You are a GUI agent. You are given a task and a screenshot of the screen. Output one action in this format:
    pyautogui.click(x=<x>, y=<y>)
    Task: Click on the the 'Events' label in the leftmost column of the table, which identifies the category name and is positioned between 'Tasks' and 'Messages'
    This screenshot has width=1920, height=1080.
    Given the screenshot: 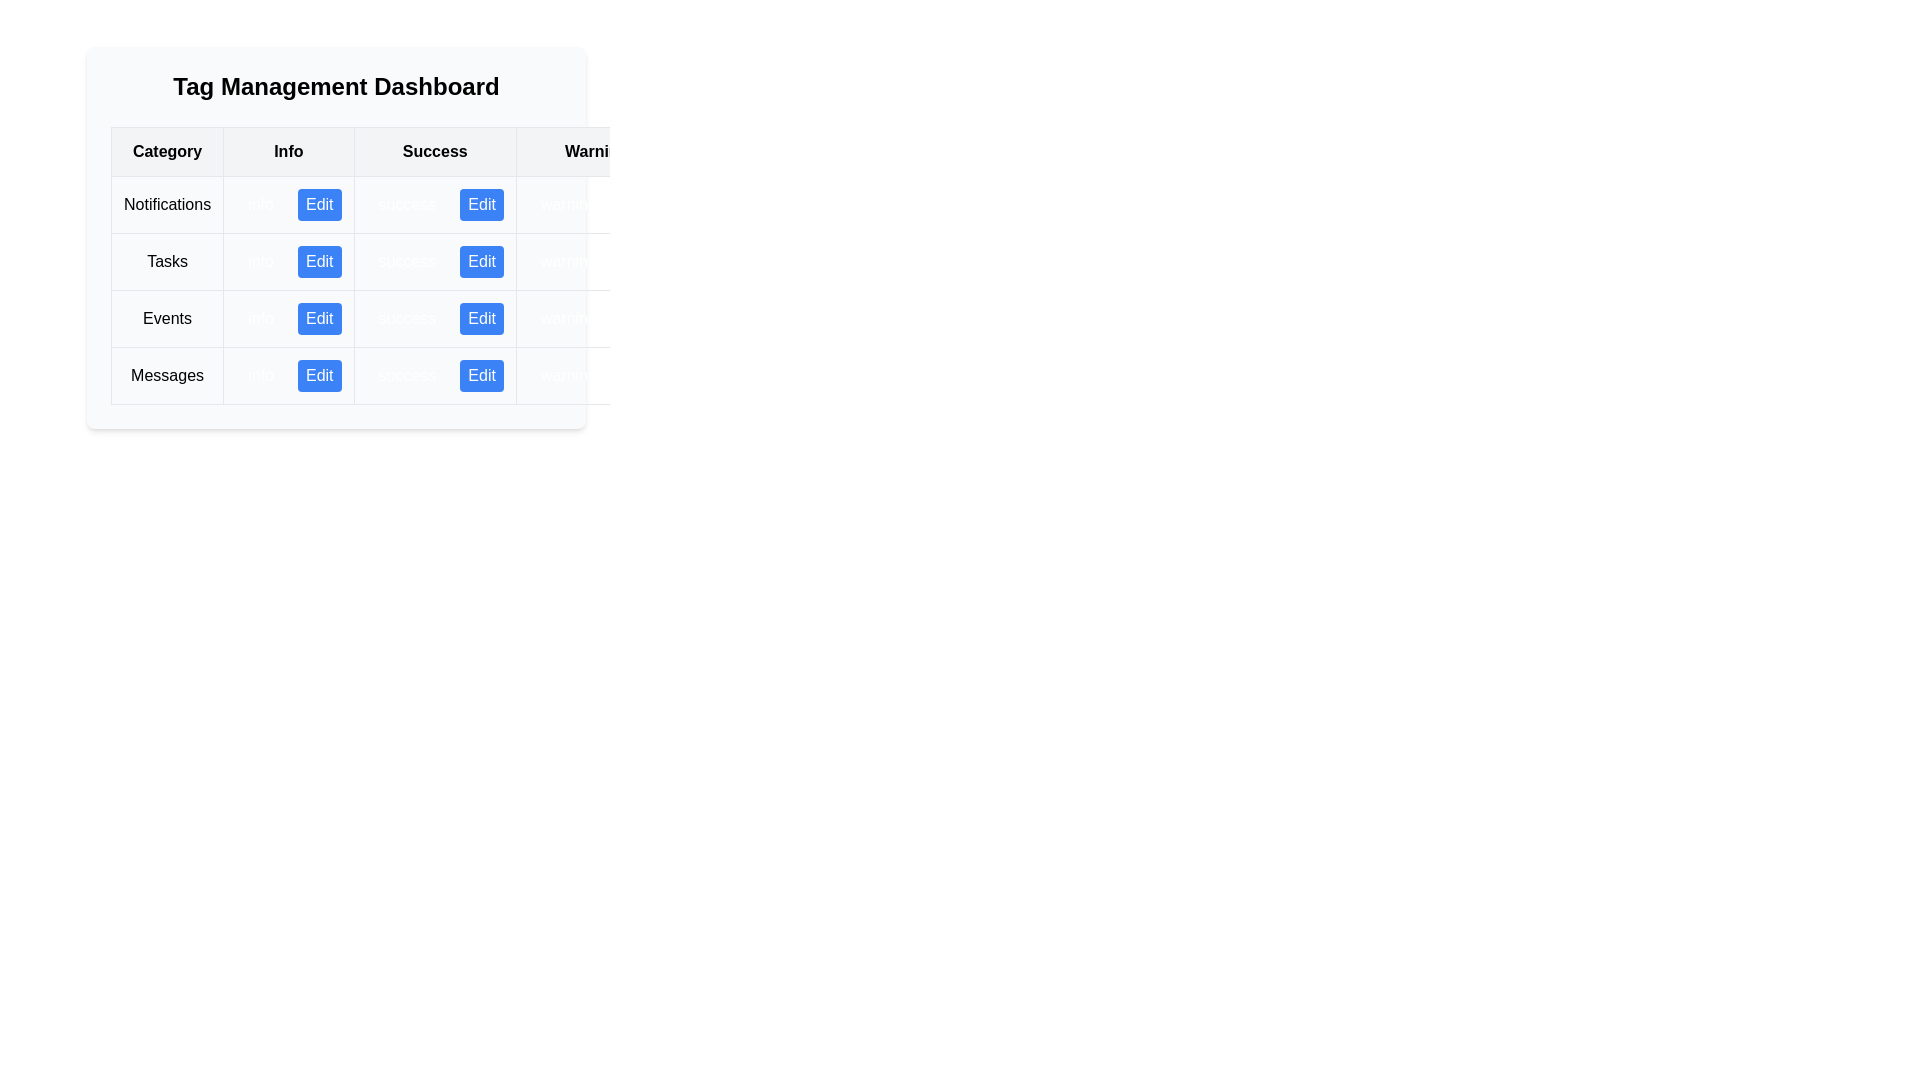 What is the action you would take?
    pyautogui.click(x=167, y=318)
    